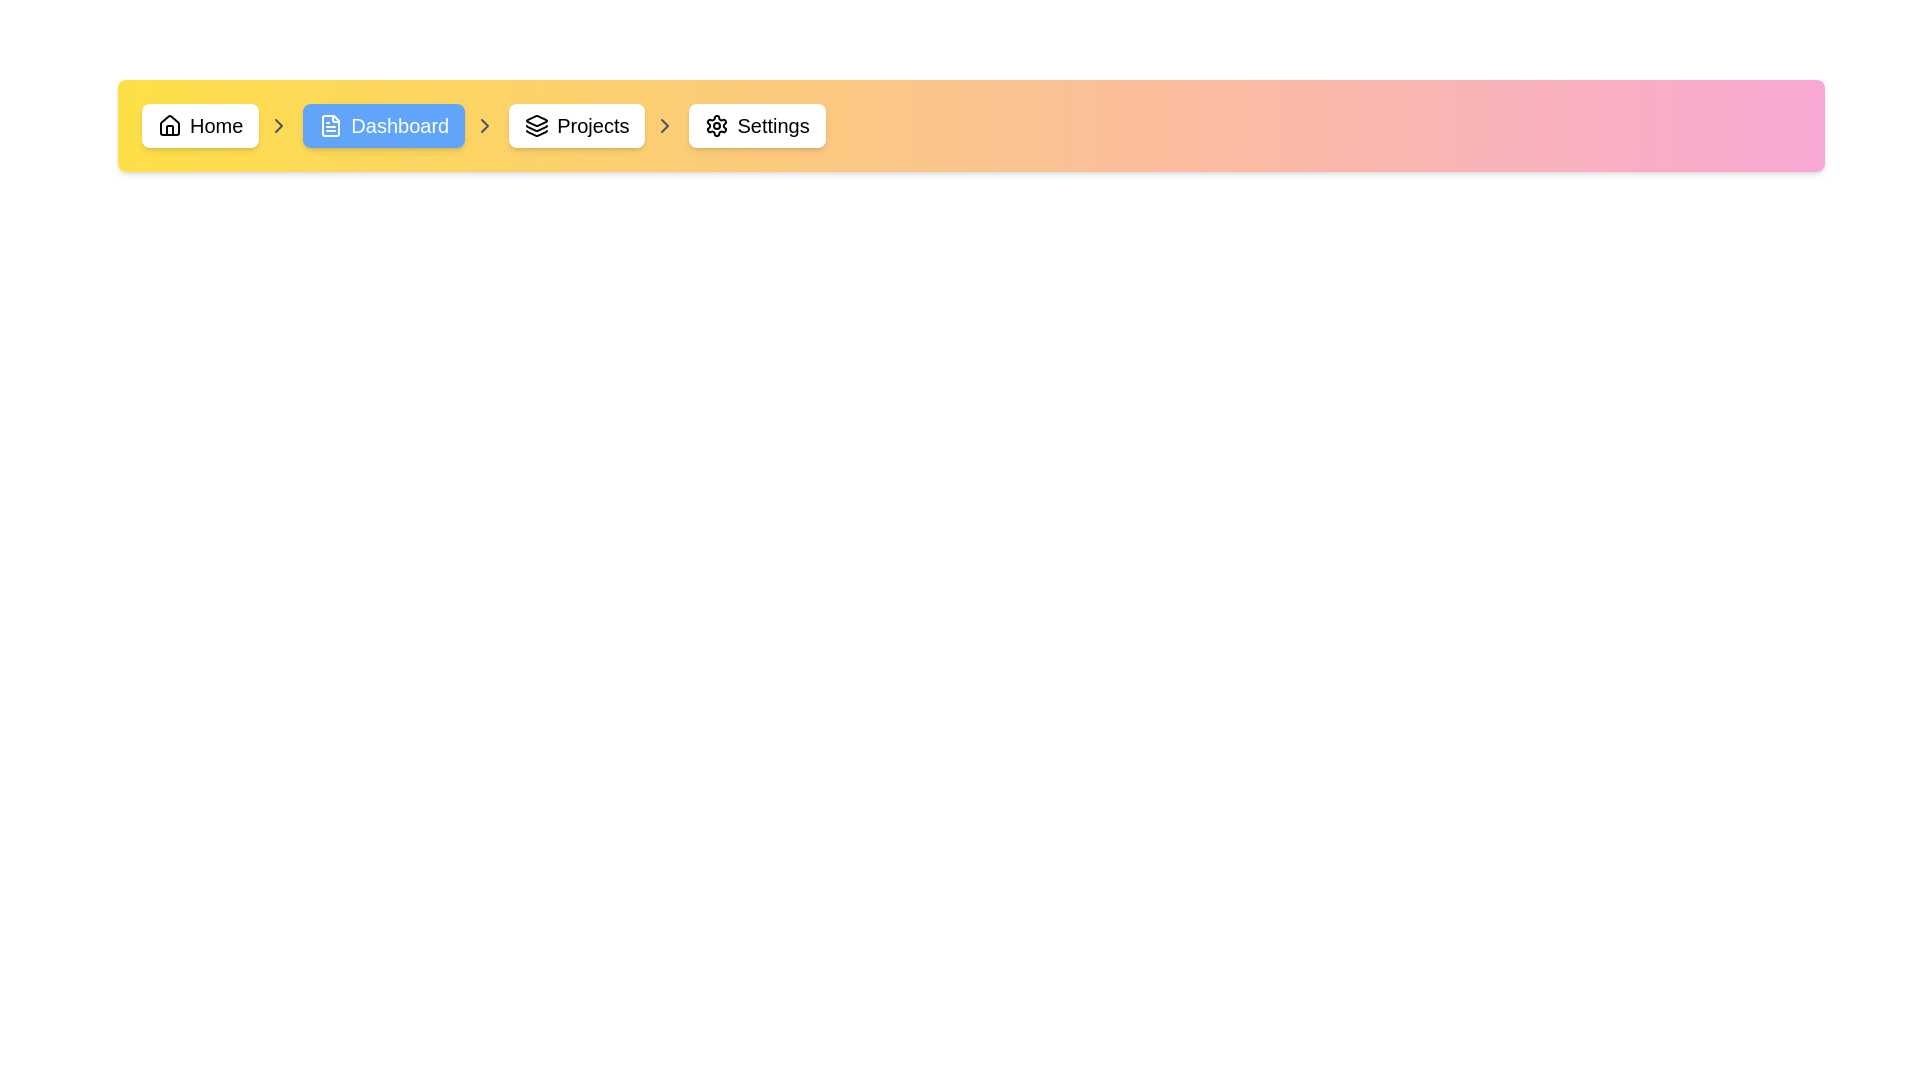 This screenshot has height=1080, width=1920. What do you see at coordinates (537, 120) in the screenshot?
I see `the decorative icon in the breadcrumb menu bar that indicates the 'Projects' section, assisting users in navigation` at bounding box center [537, 120].